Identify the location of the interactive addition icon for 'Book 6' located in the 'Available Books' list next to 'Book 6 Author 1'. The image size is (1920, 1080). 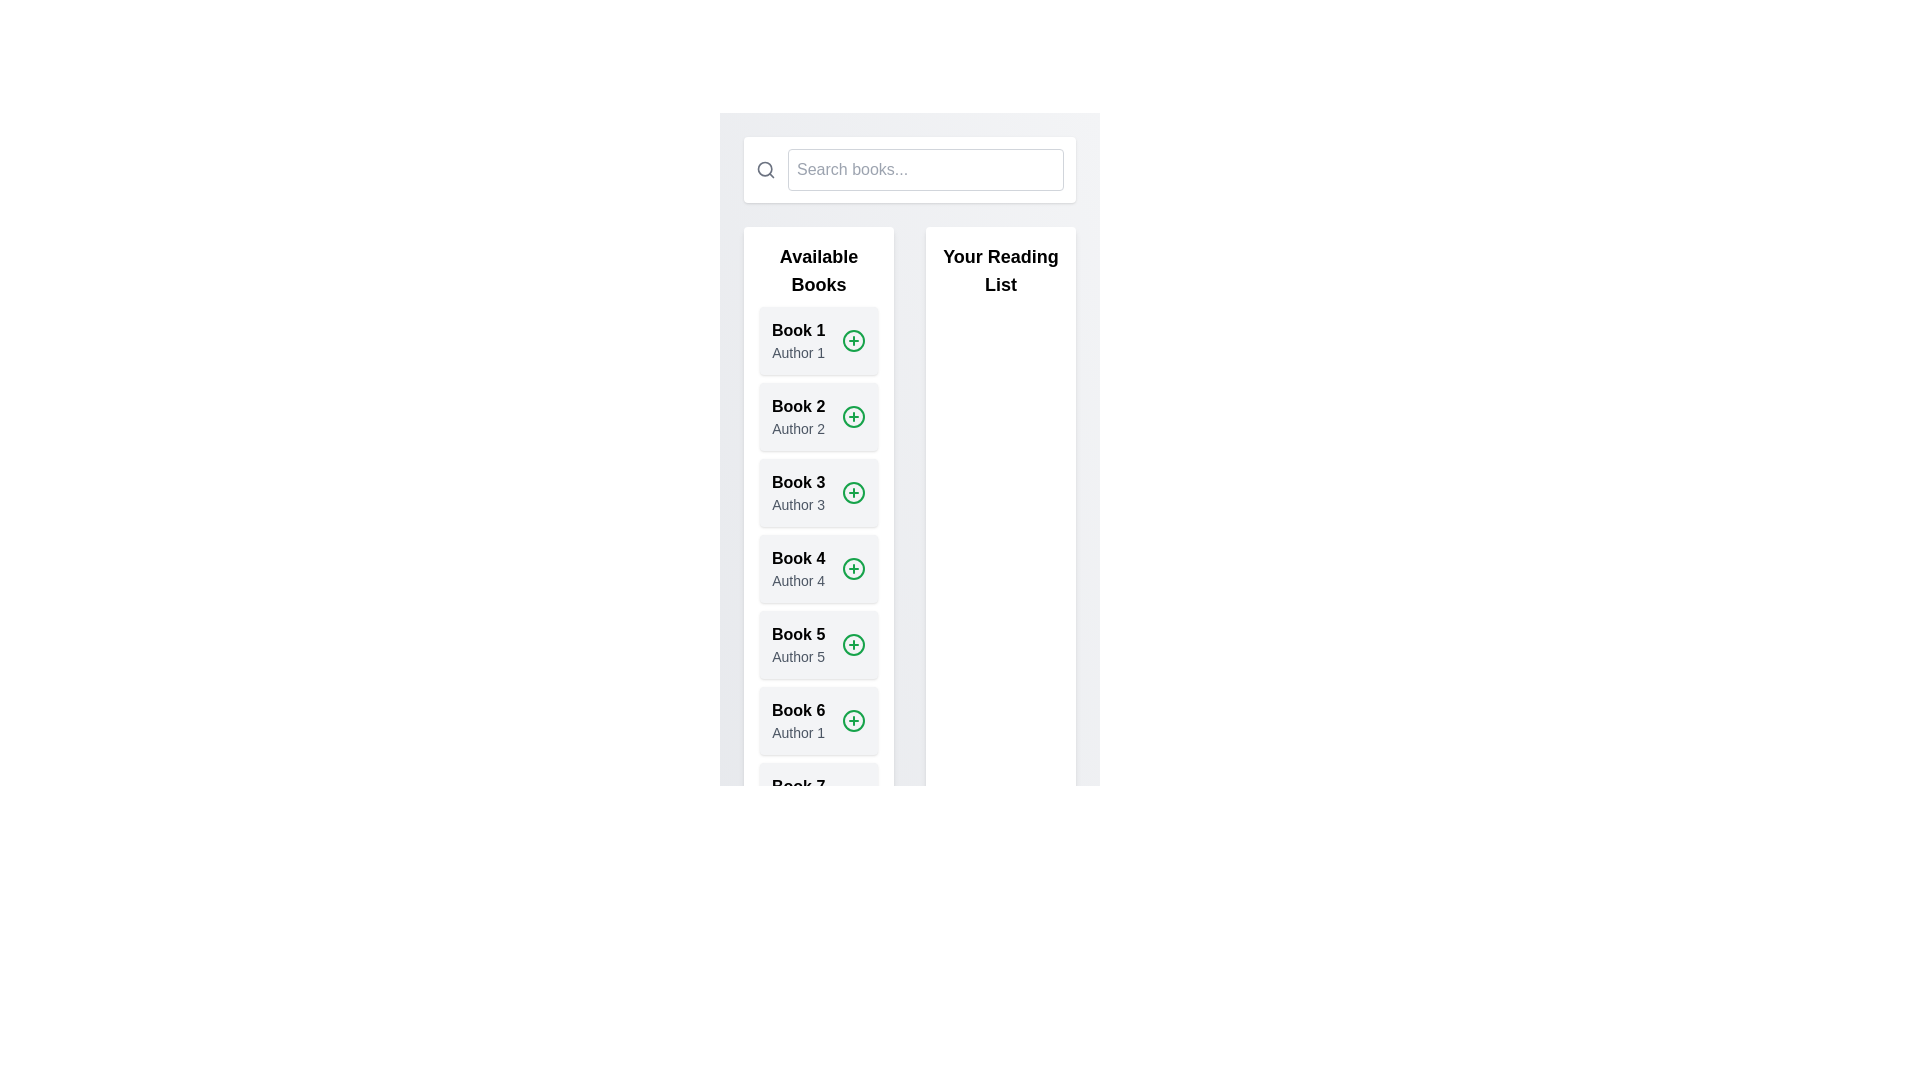
(854, 721).